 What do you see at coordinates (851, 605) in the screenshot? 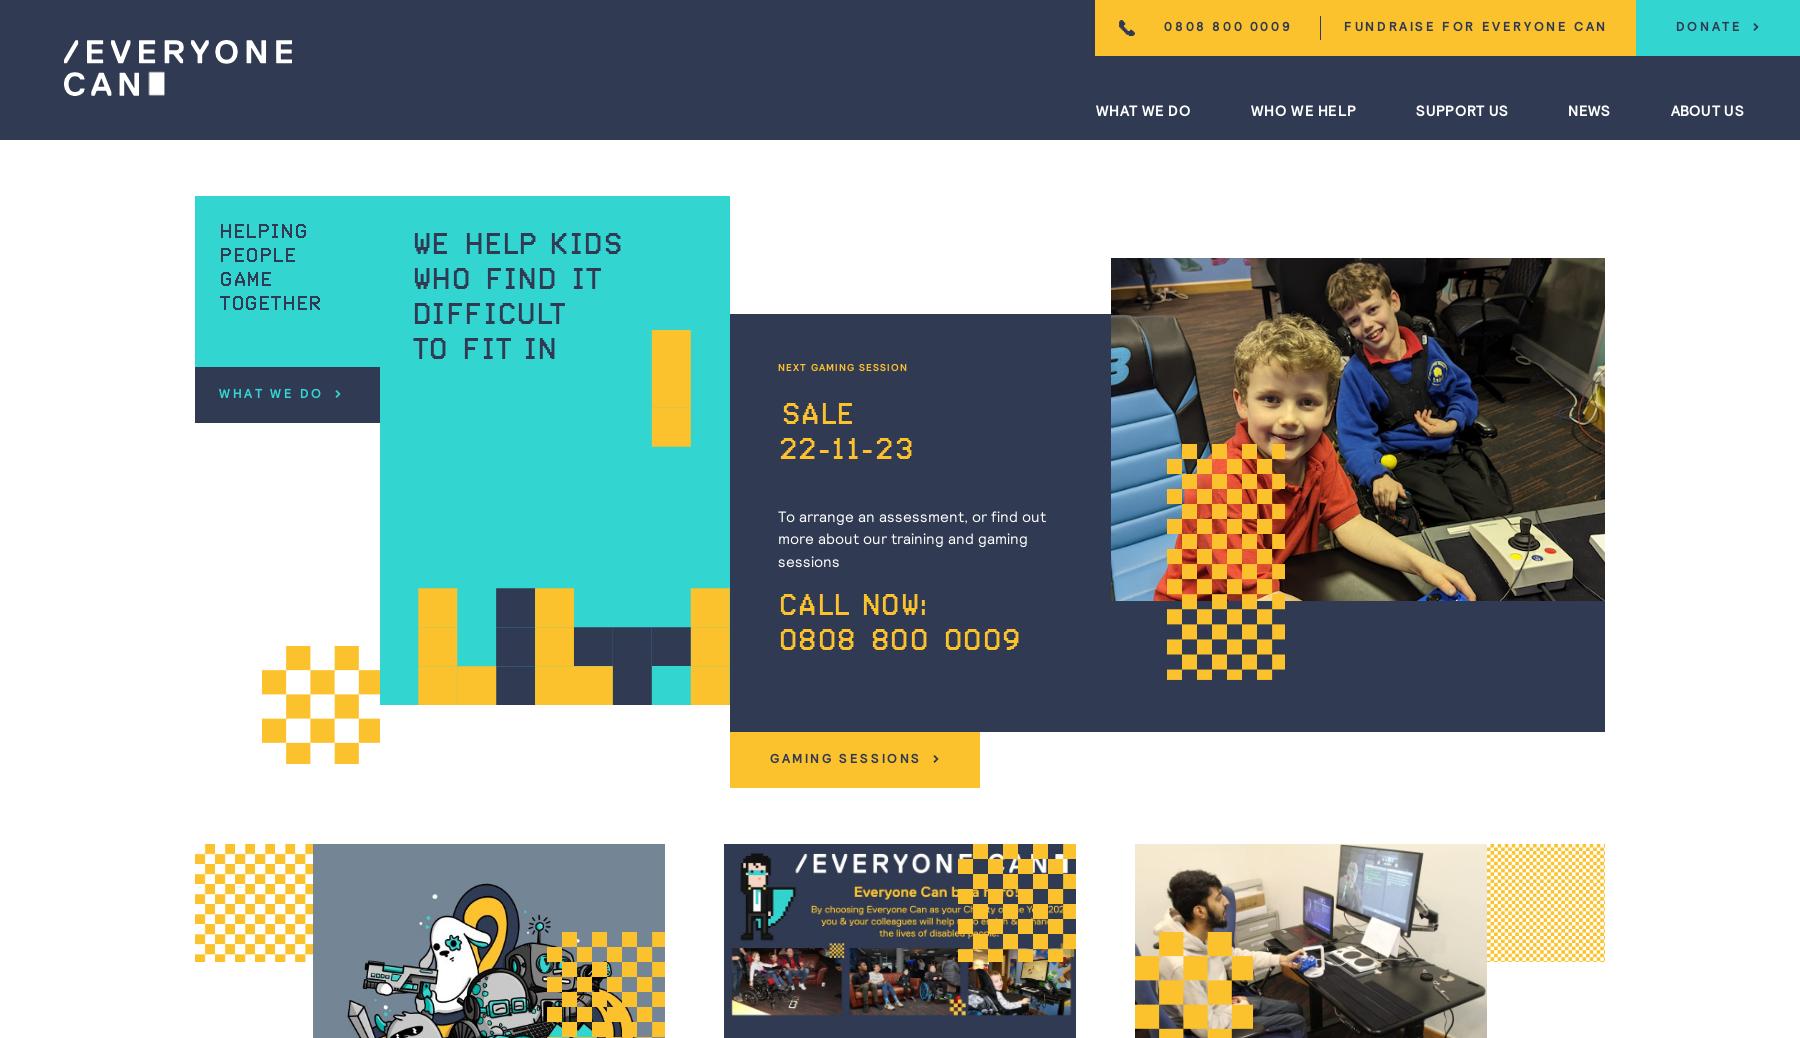
I see `'Call now:'` at bounding box center [851, 605].